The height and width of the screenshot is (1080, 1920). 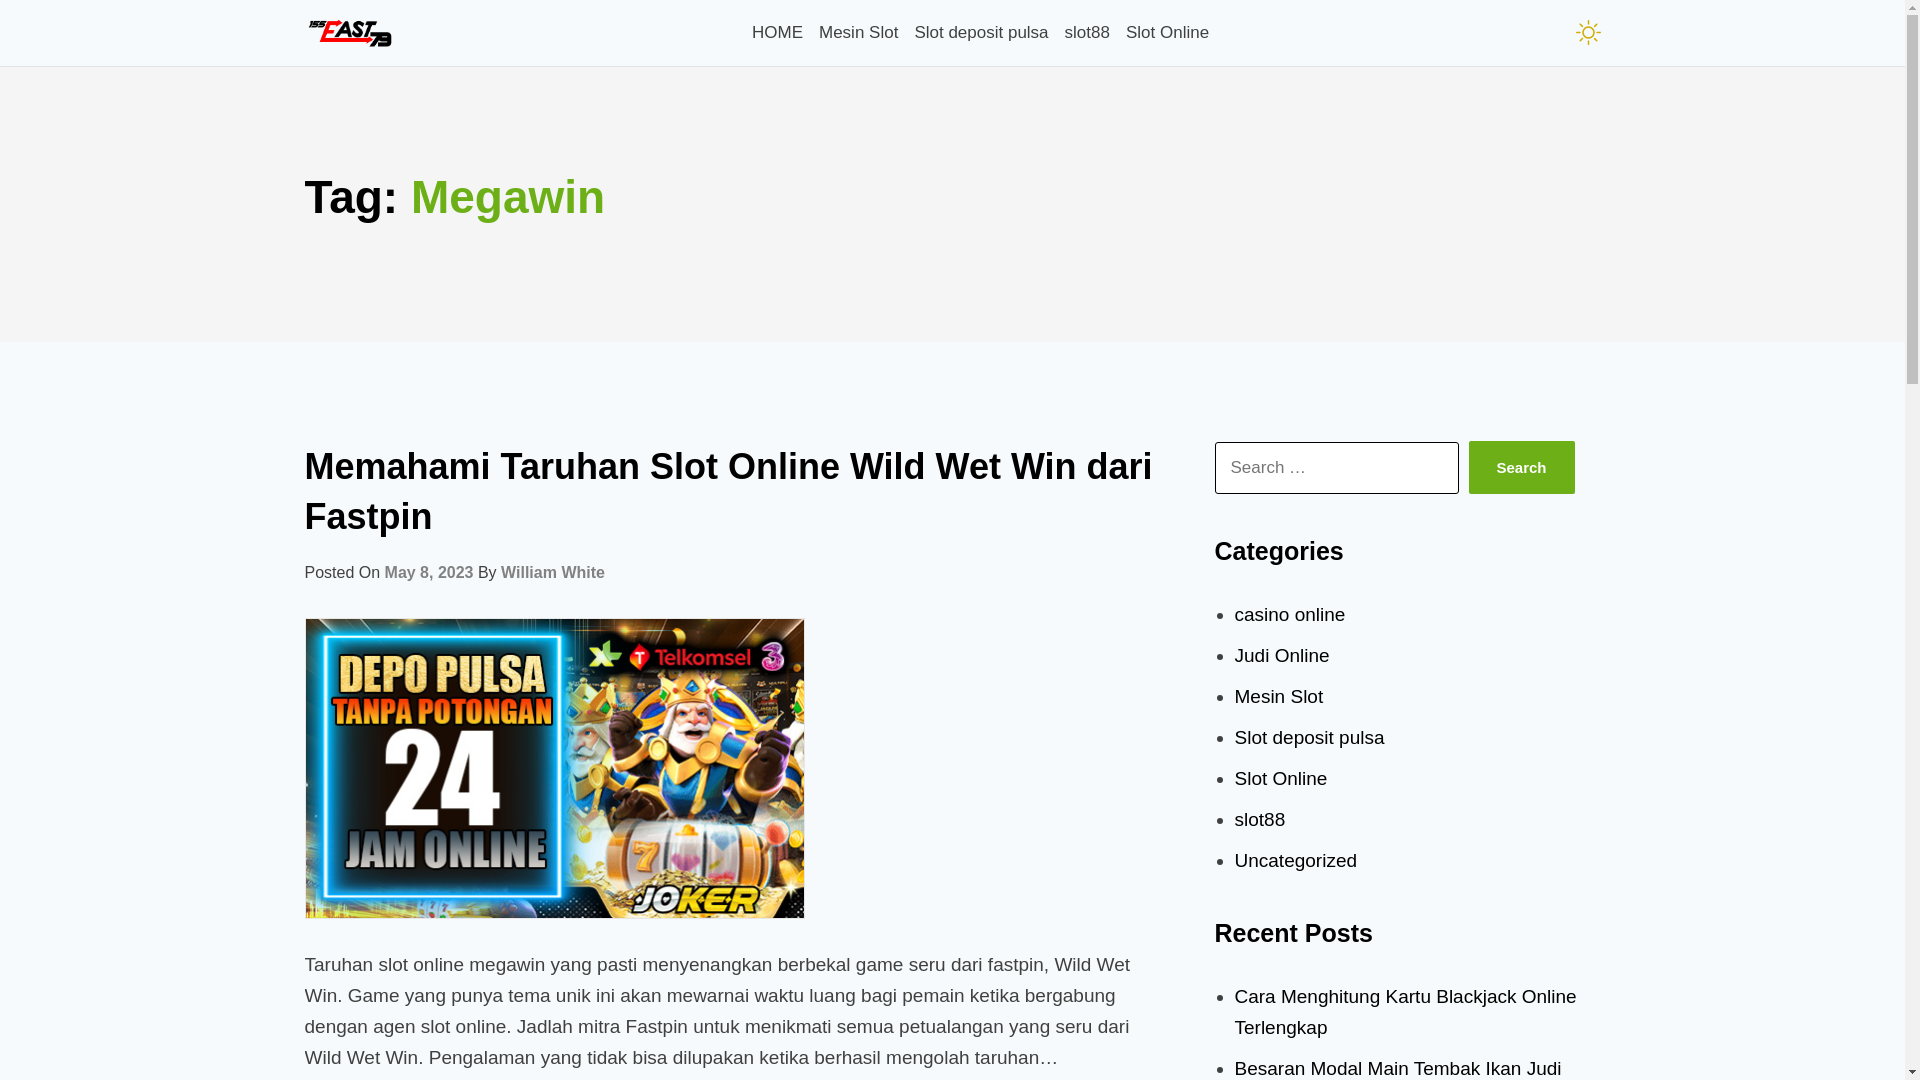 What do you see at coordinates (428, 572) in the screenshot?
I see `'May 8, 2023'` at bounding box center [428, 572].